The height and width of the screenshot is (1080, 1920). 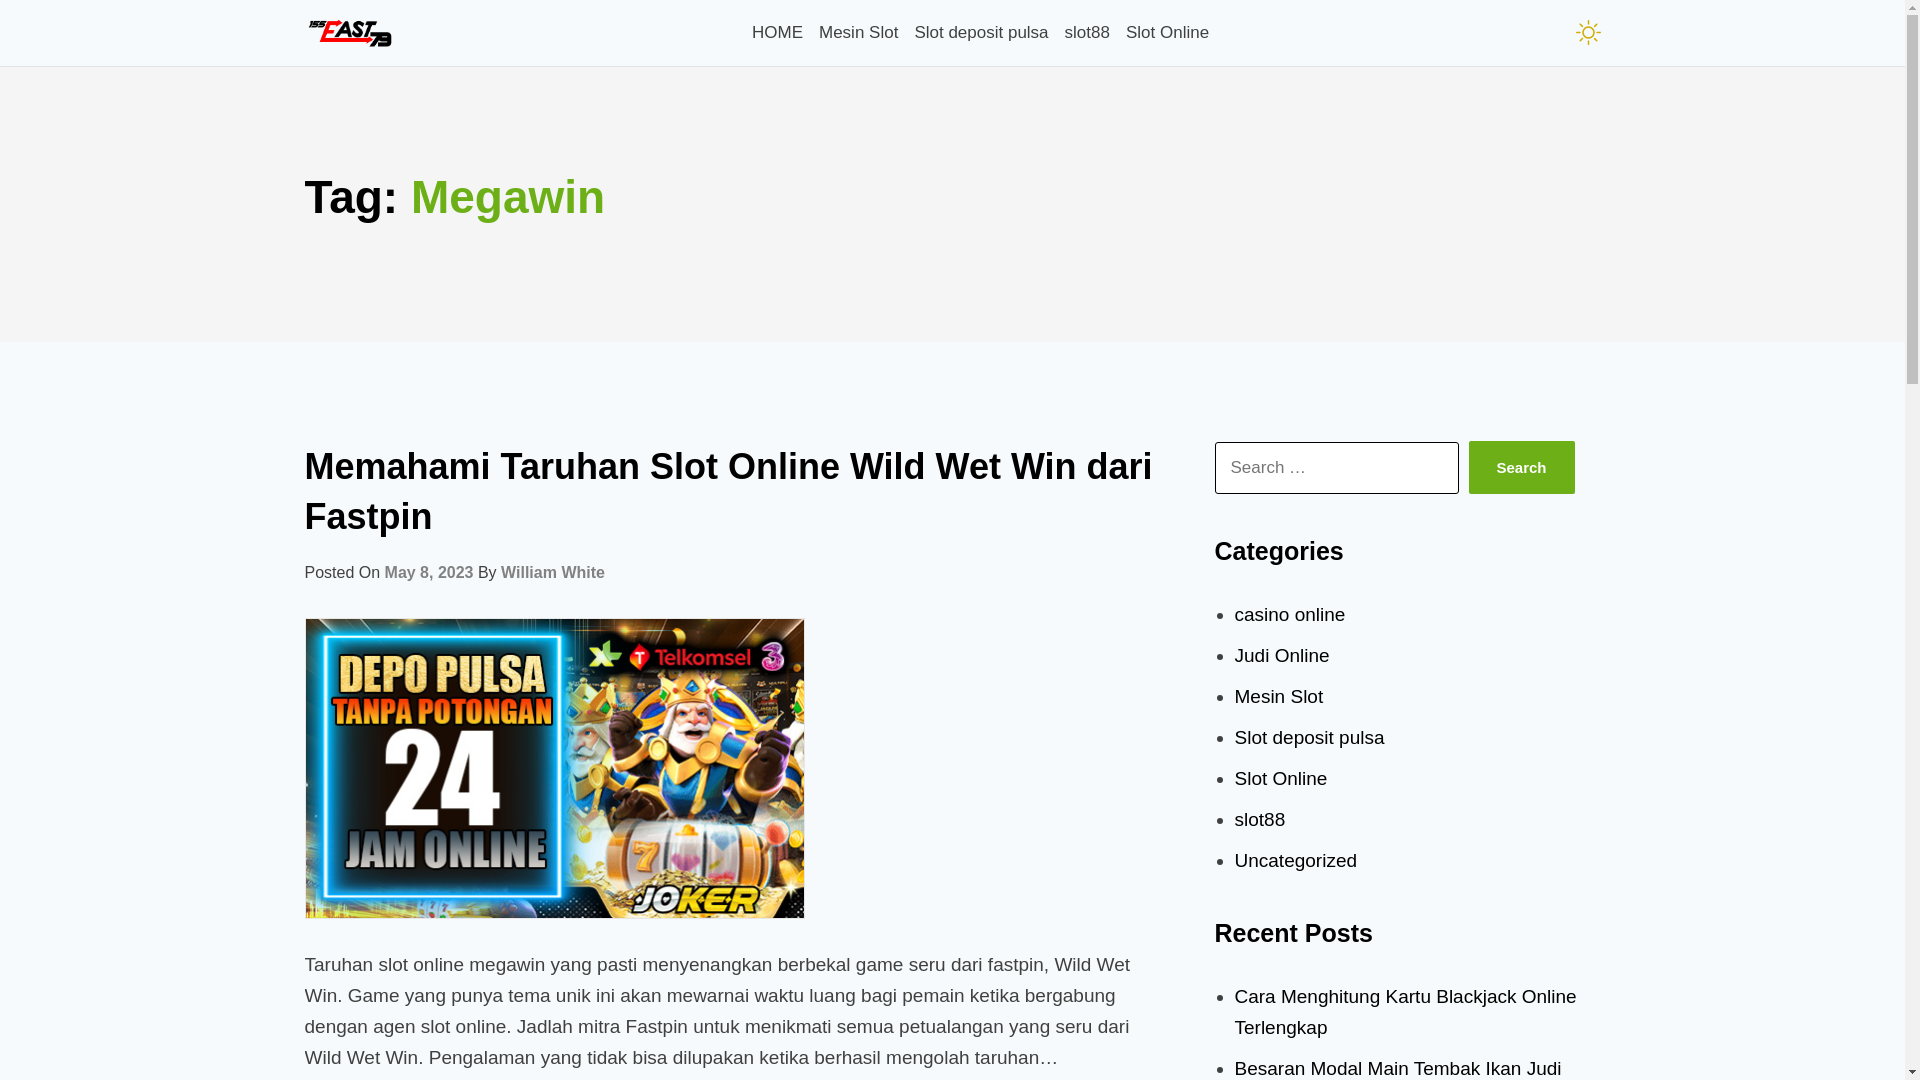 What do you see at coordinates (428, 572) in the screenshot?
I see `'May 8, 2023'` at bounding box center [428, 572].